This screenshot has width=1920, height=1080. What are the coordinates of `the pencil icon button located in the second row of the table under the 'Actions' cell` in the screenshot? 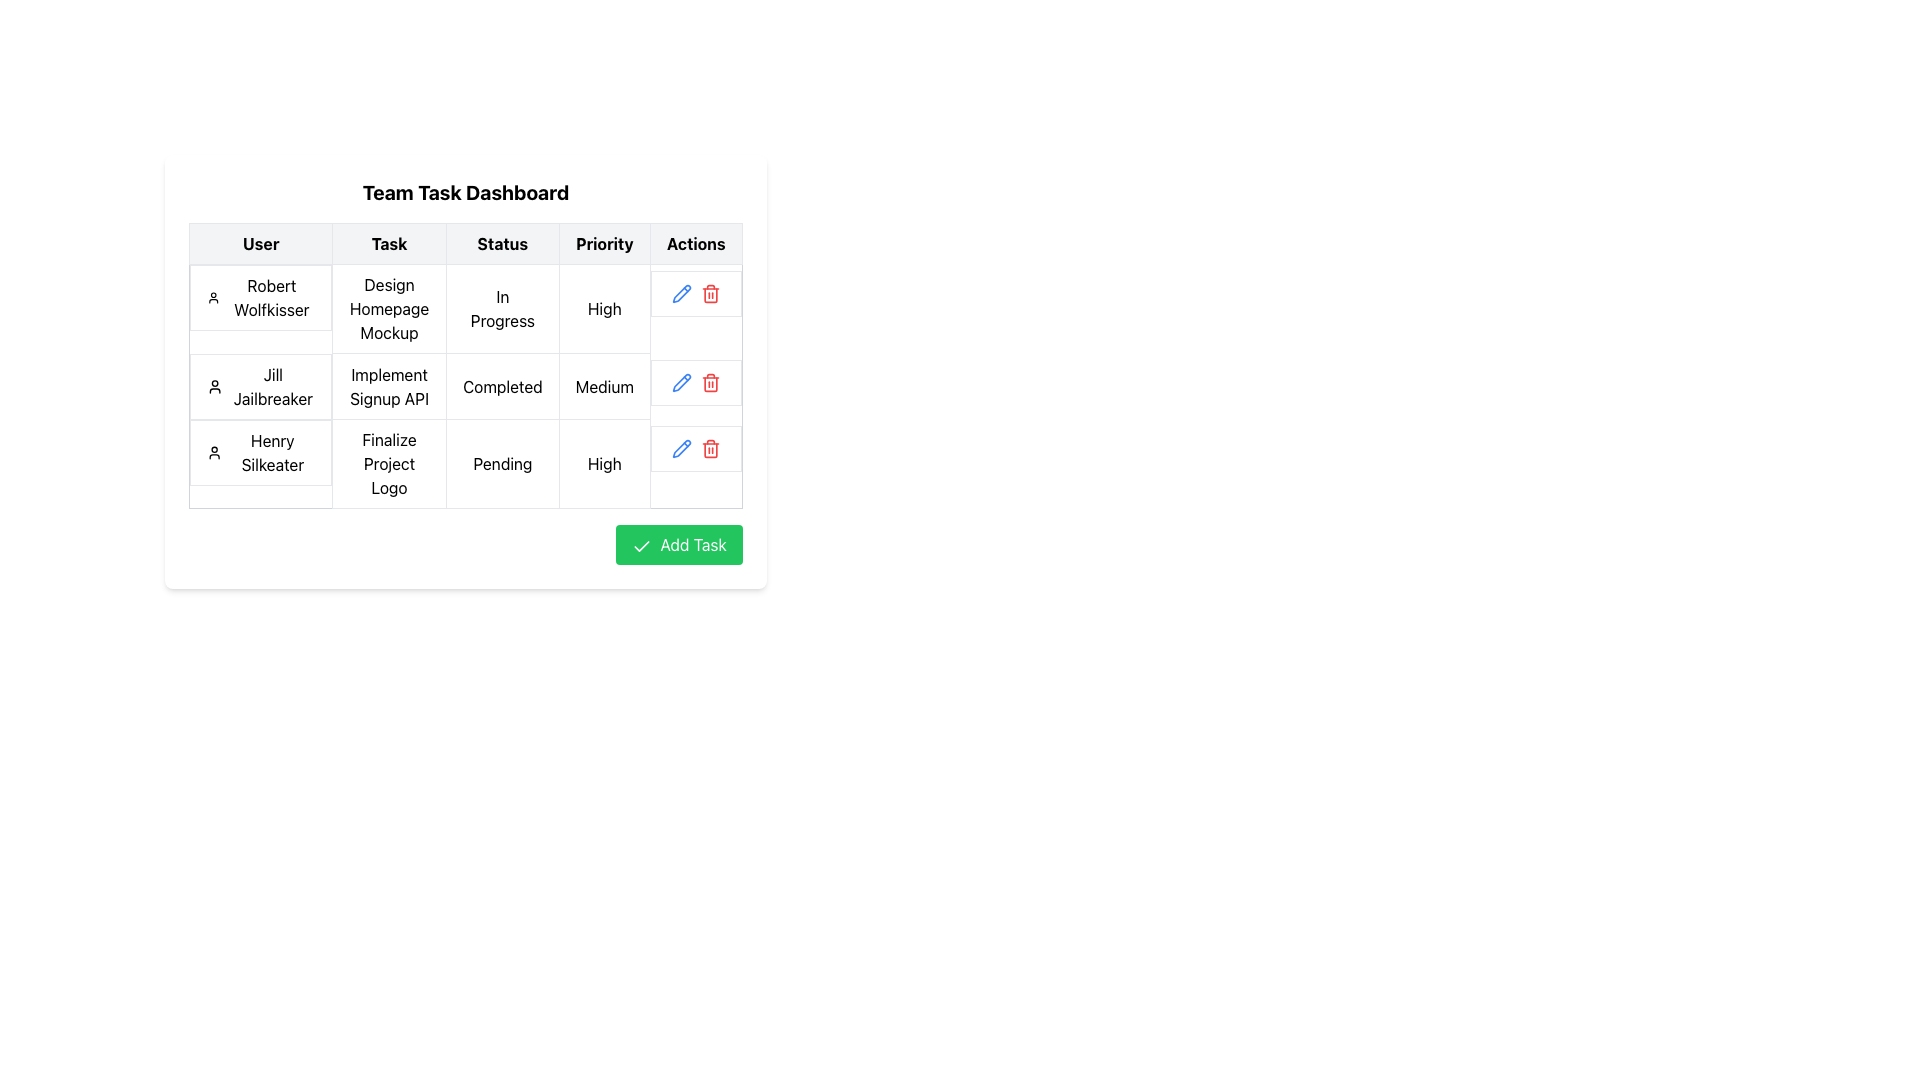 It's located at (682, 293).